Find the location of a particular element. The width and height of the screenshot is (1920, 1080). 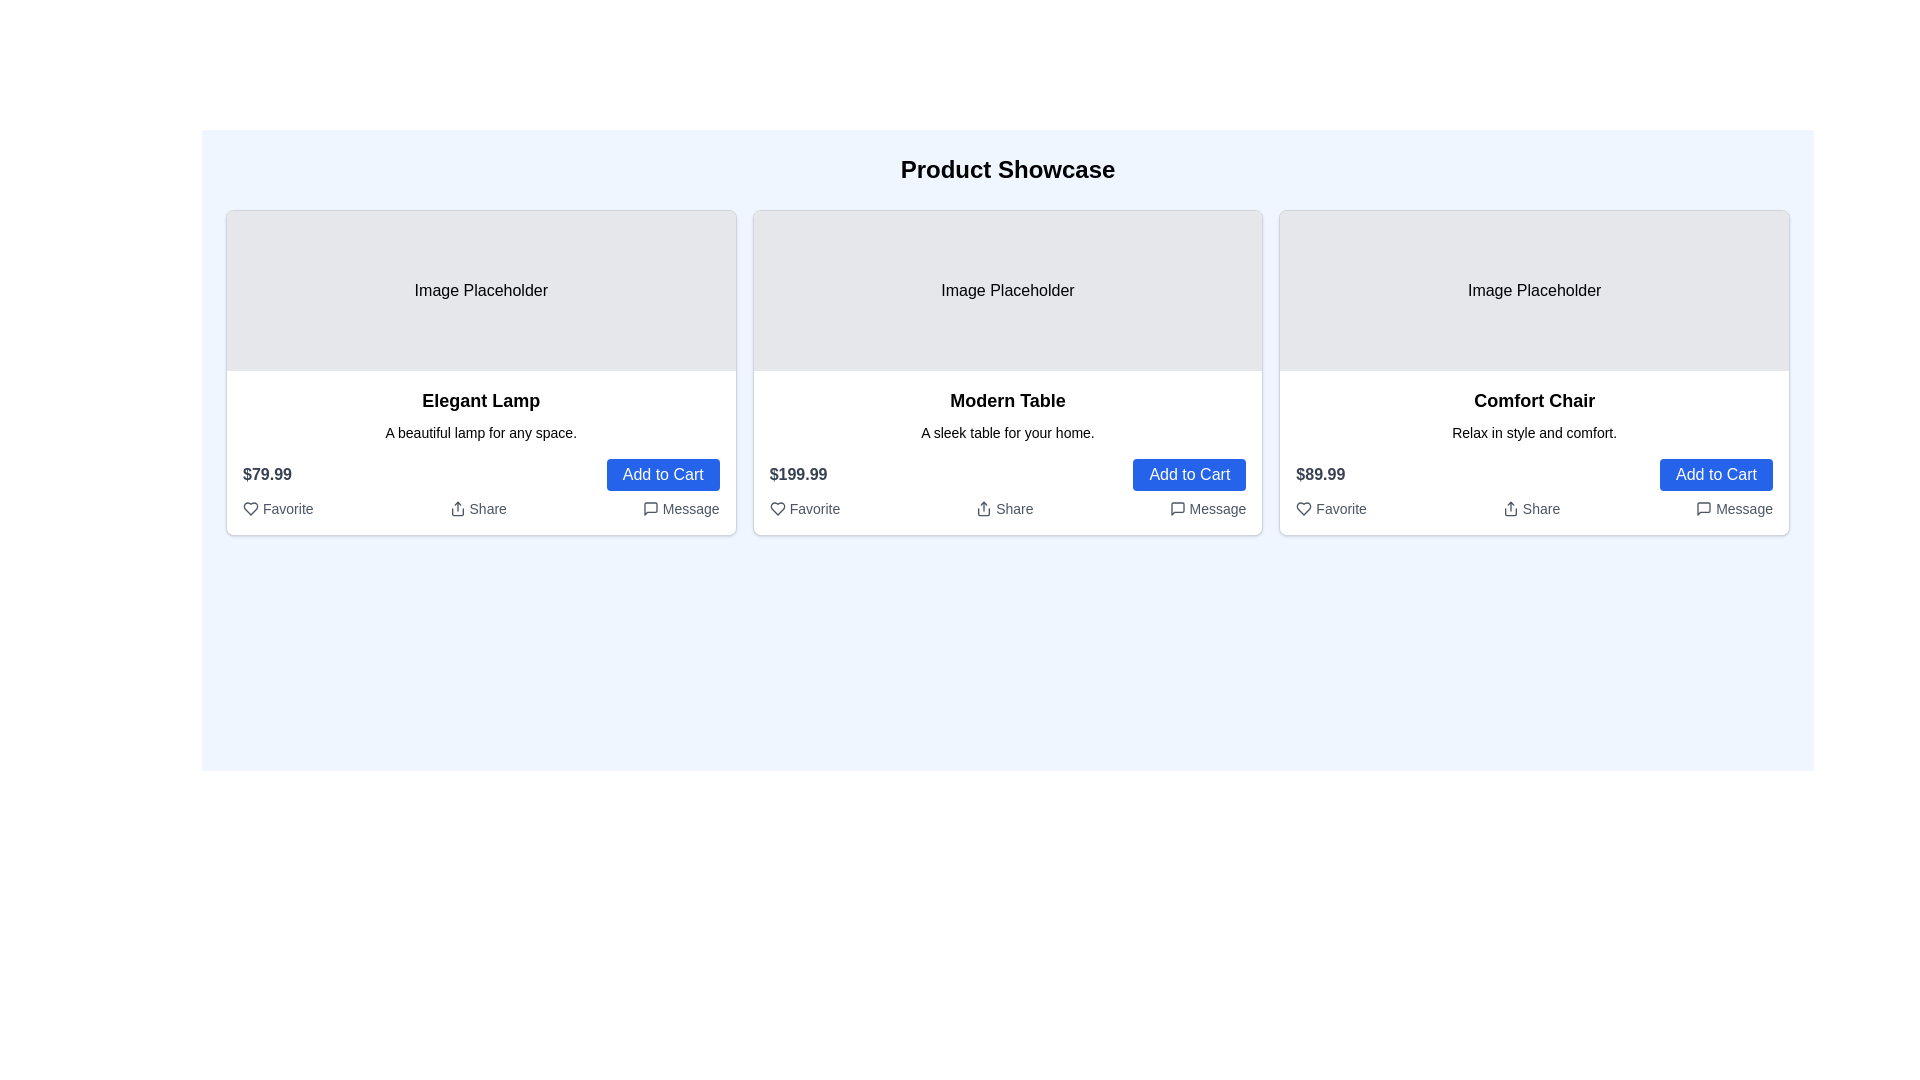

the 'Image Placeholder' for the 'Elegant Lamp' product, which is a rectangular element with a light gray background and bold black text centered within it is located at coordinates (481, 290).